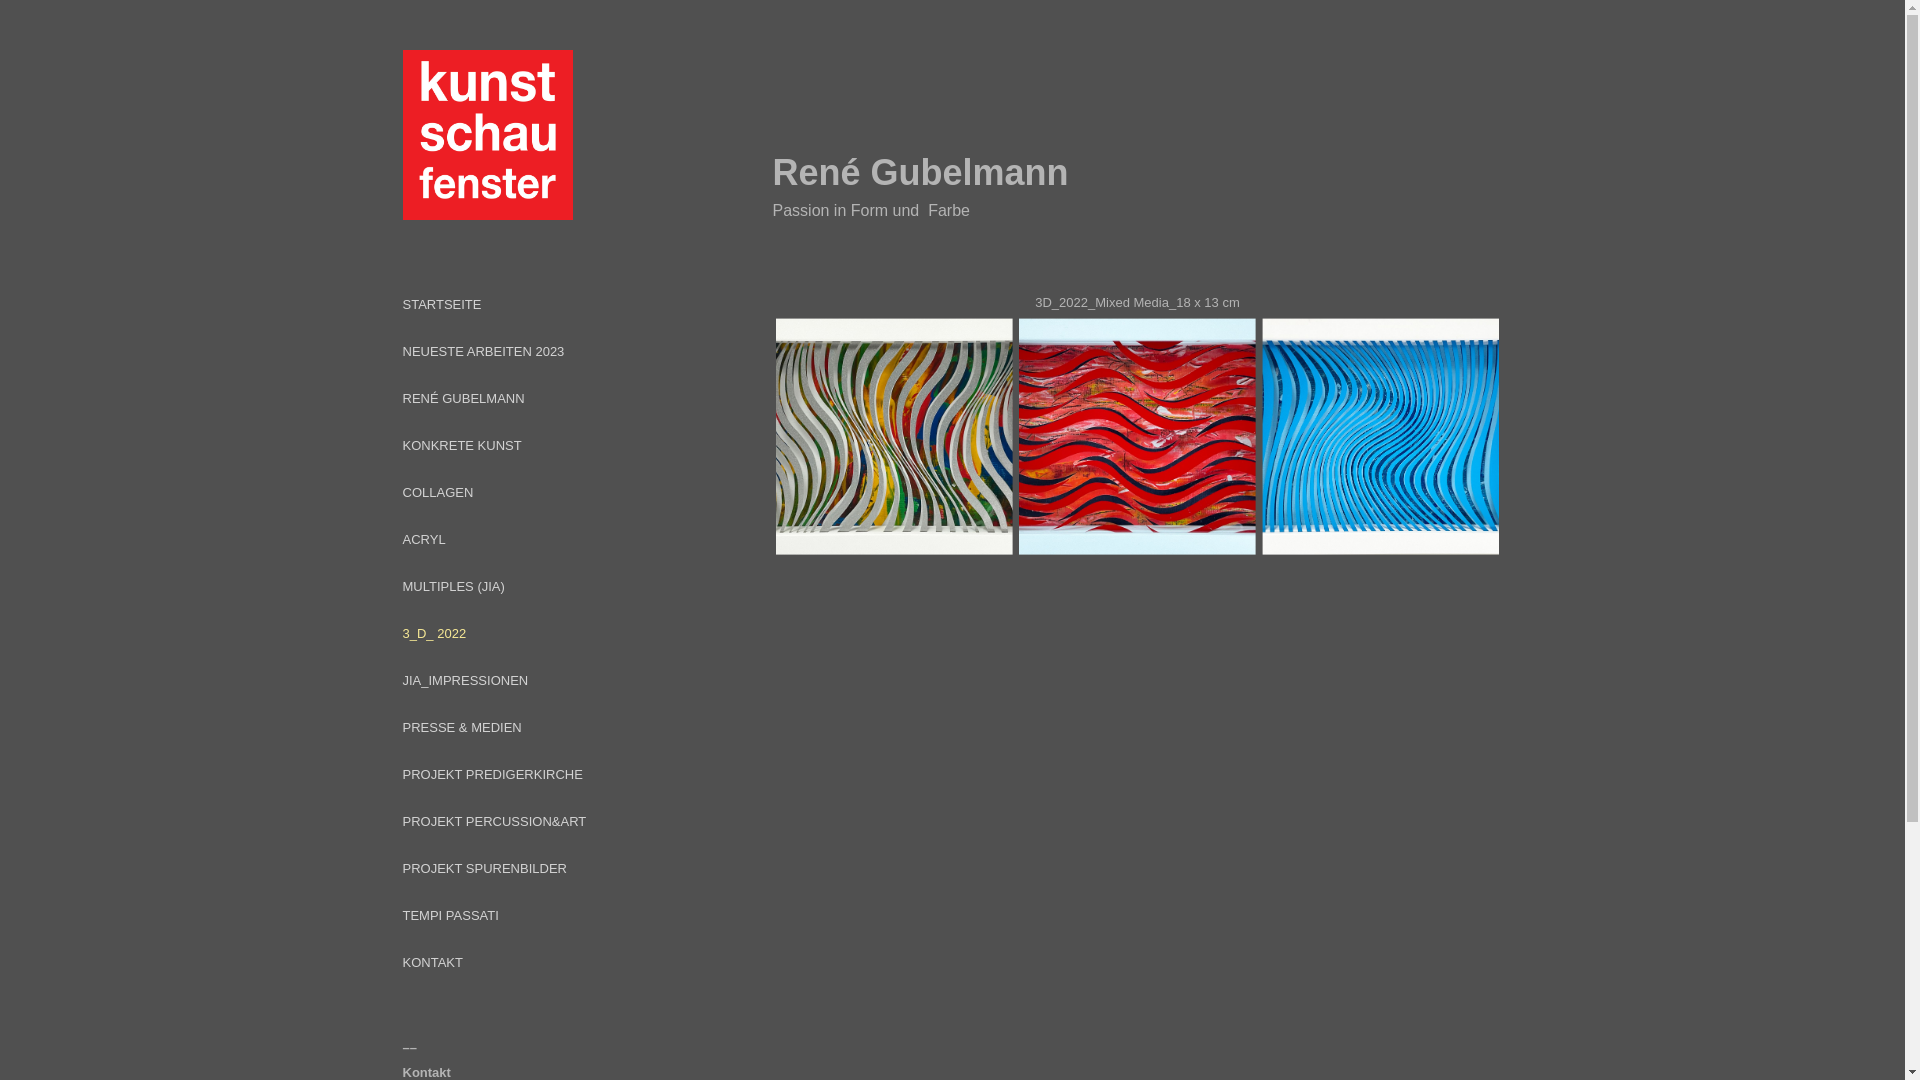  What do you see at coordinates (494, 821) in the screenshot?
I see `'PROJEKT PERCUSSION&ART'` at bounding box center [494, 821].